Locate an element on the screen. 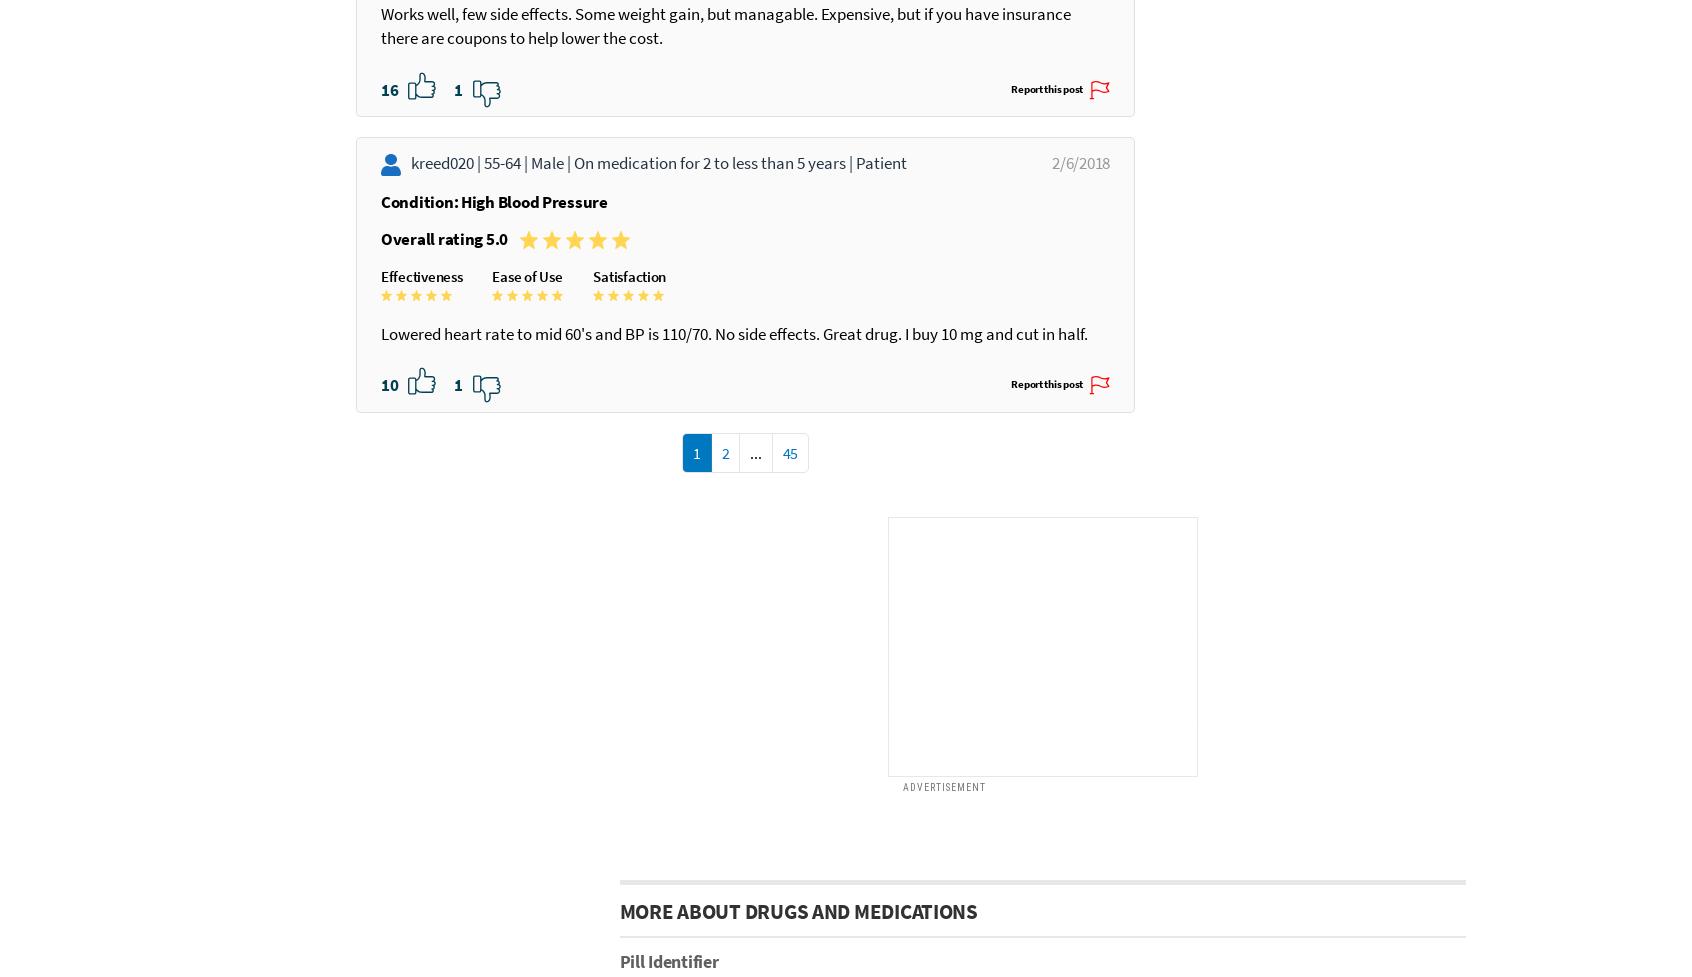  'Lowered heart rate to mid 60's and BP is 110/70. No side effects. Great drug. I buy 10 mg and cut in half.' is located at coordinates (716, 514).